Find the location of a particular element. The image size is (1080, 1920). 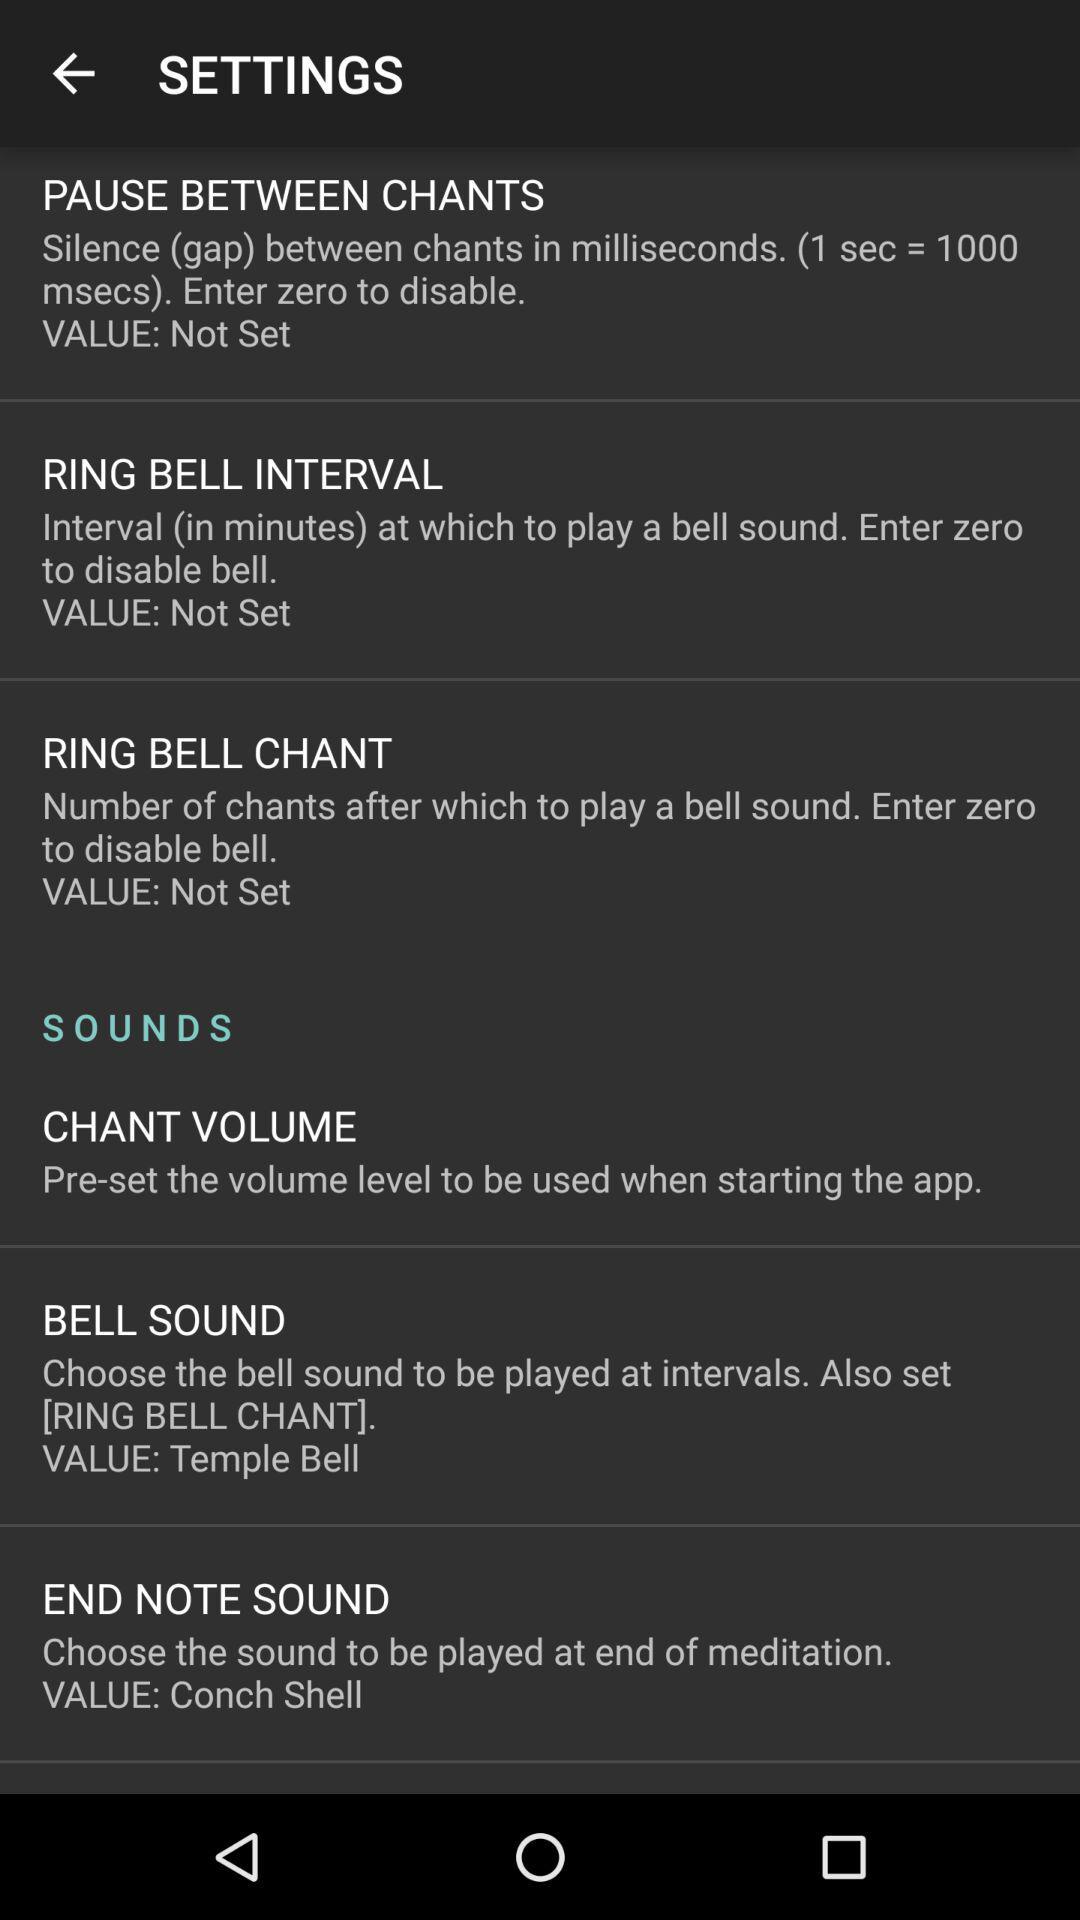

the icon below the number of chants item is located at coordinates (540, 1005).